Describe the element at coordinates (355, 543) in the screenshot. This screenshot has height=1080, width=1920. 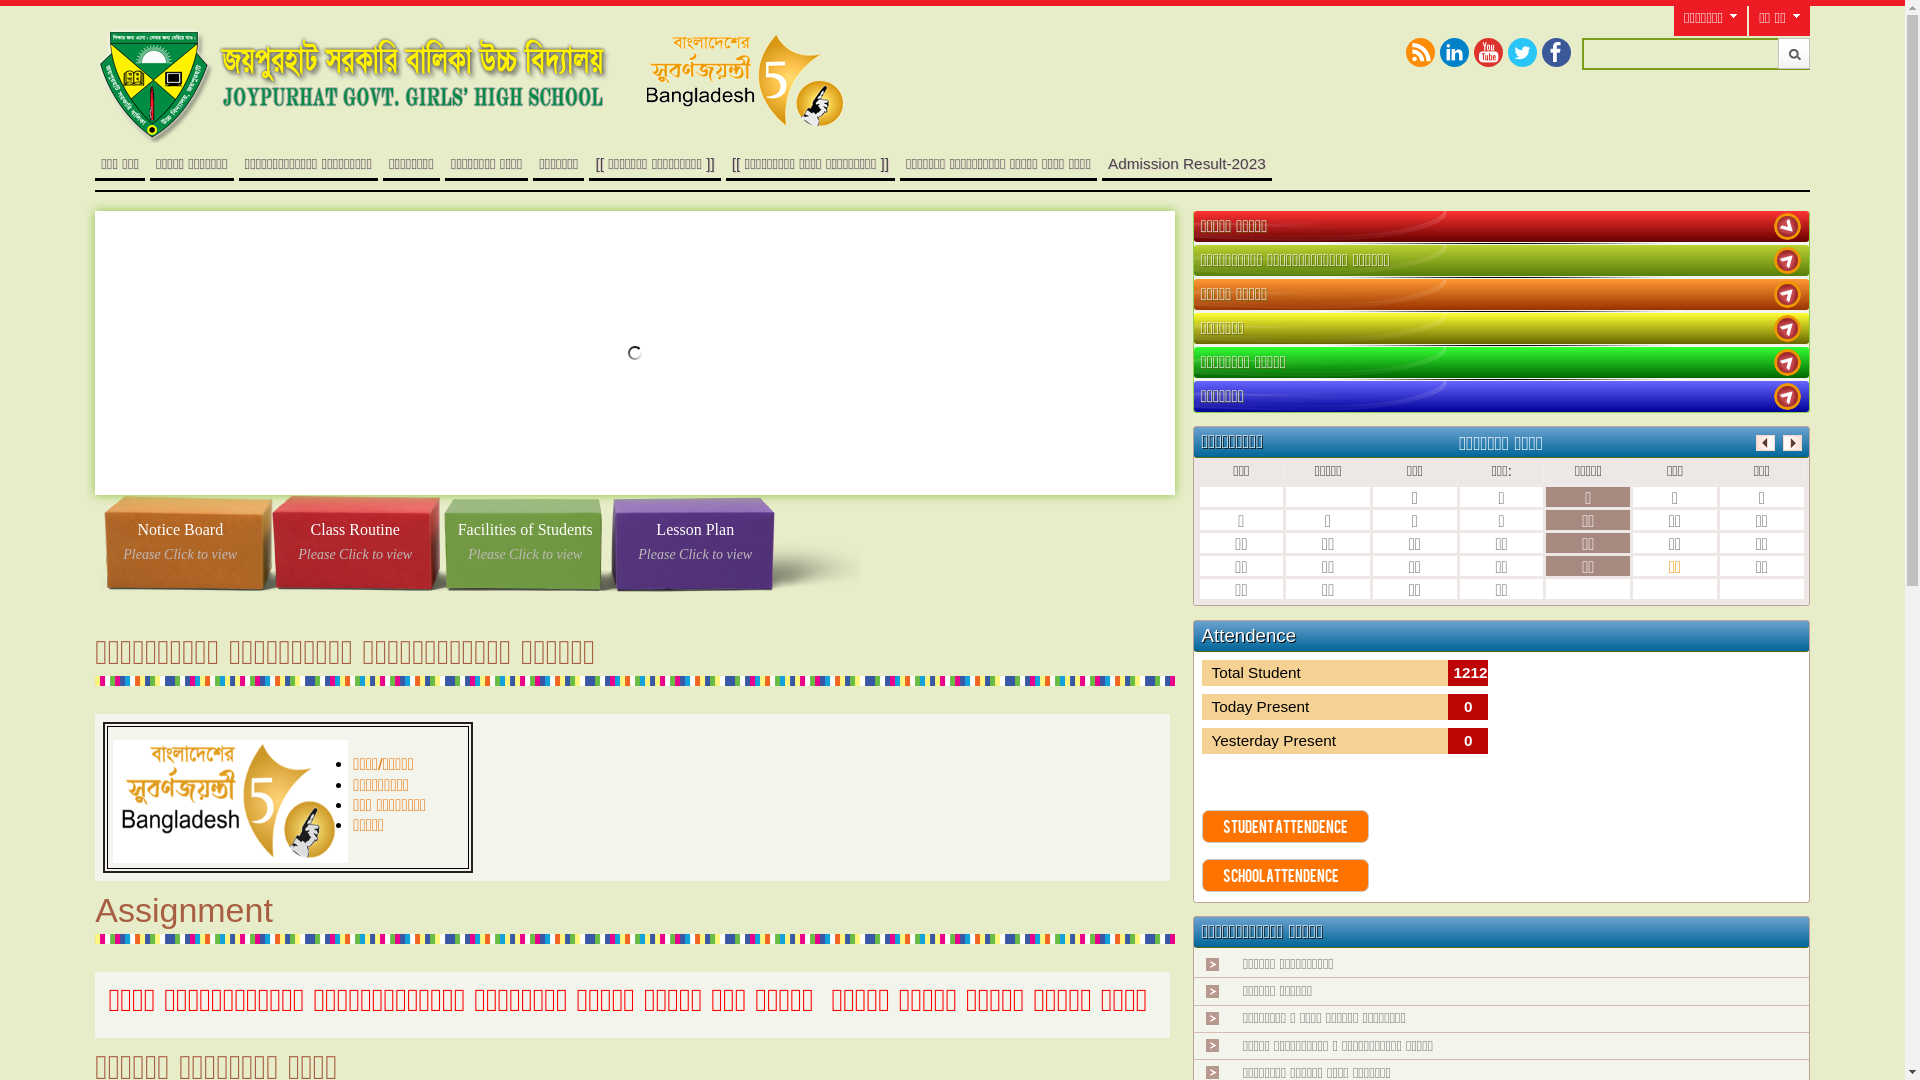
I see `'Class Routine` at that location.